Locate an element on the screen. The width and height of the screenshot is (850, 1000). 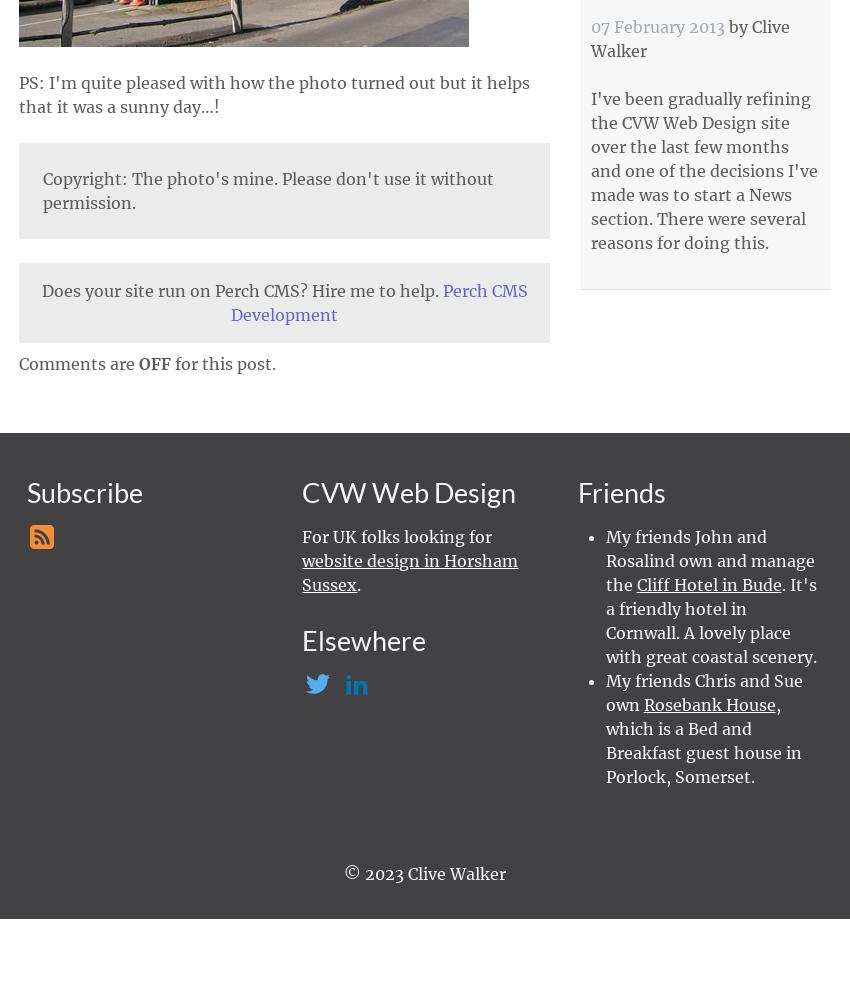
'OFF' is located at coordinates (138, 362).